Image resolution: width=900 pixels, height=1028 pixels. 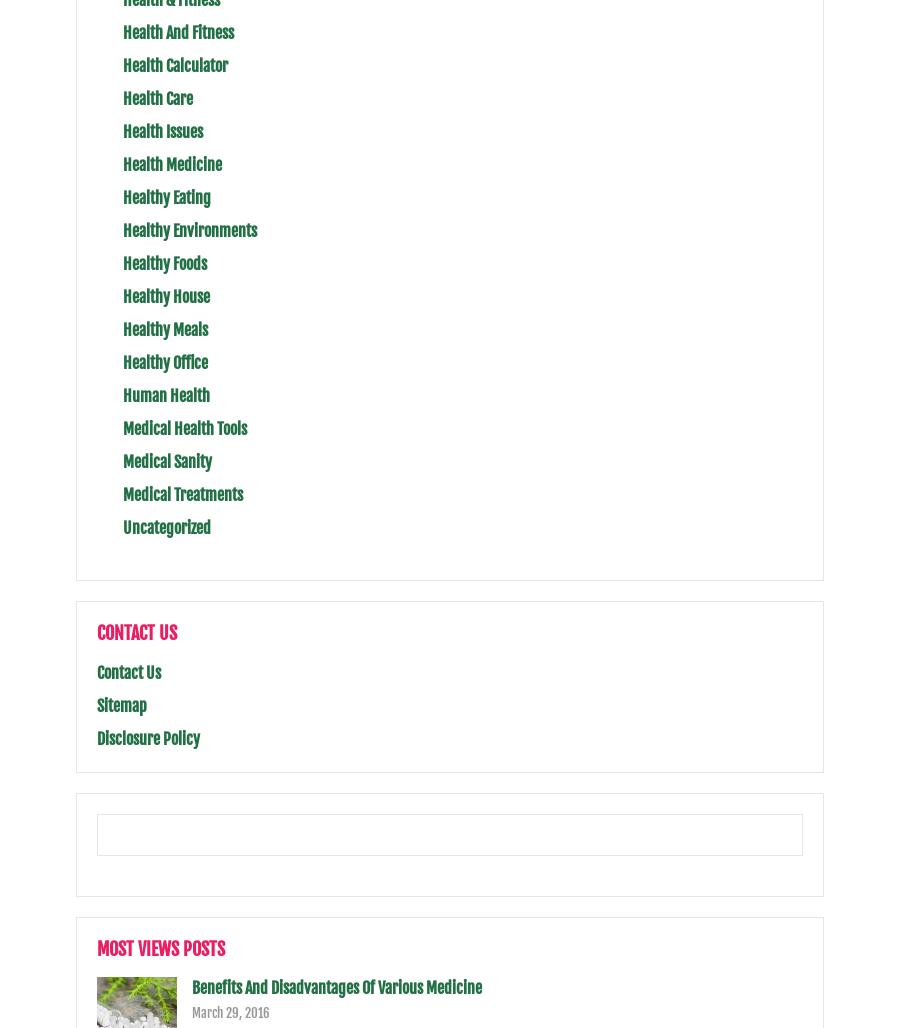 What do you see at coordinates (122, 706) in the screenshot?
I see `'Sitemap'` at bounding box center [122, 706].